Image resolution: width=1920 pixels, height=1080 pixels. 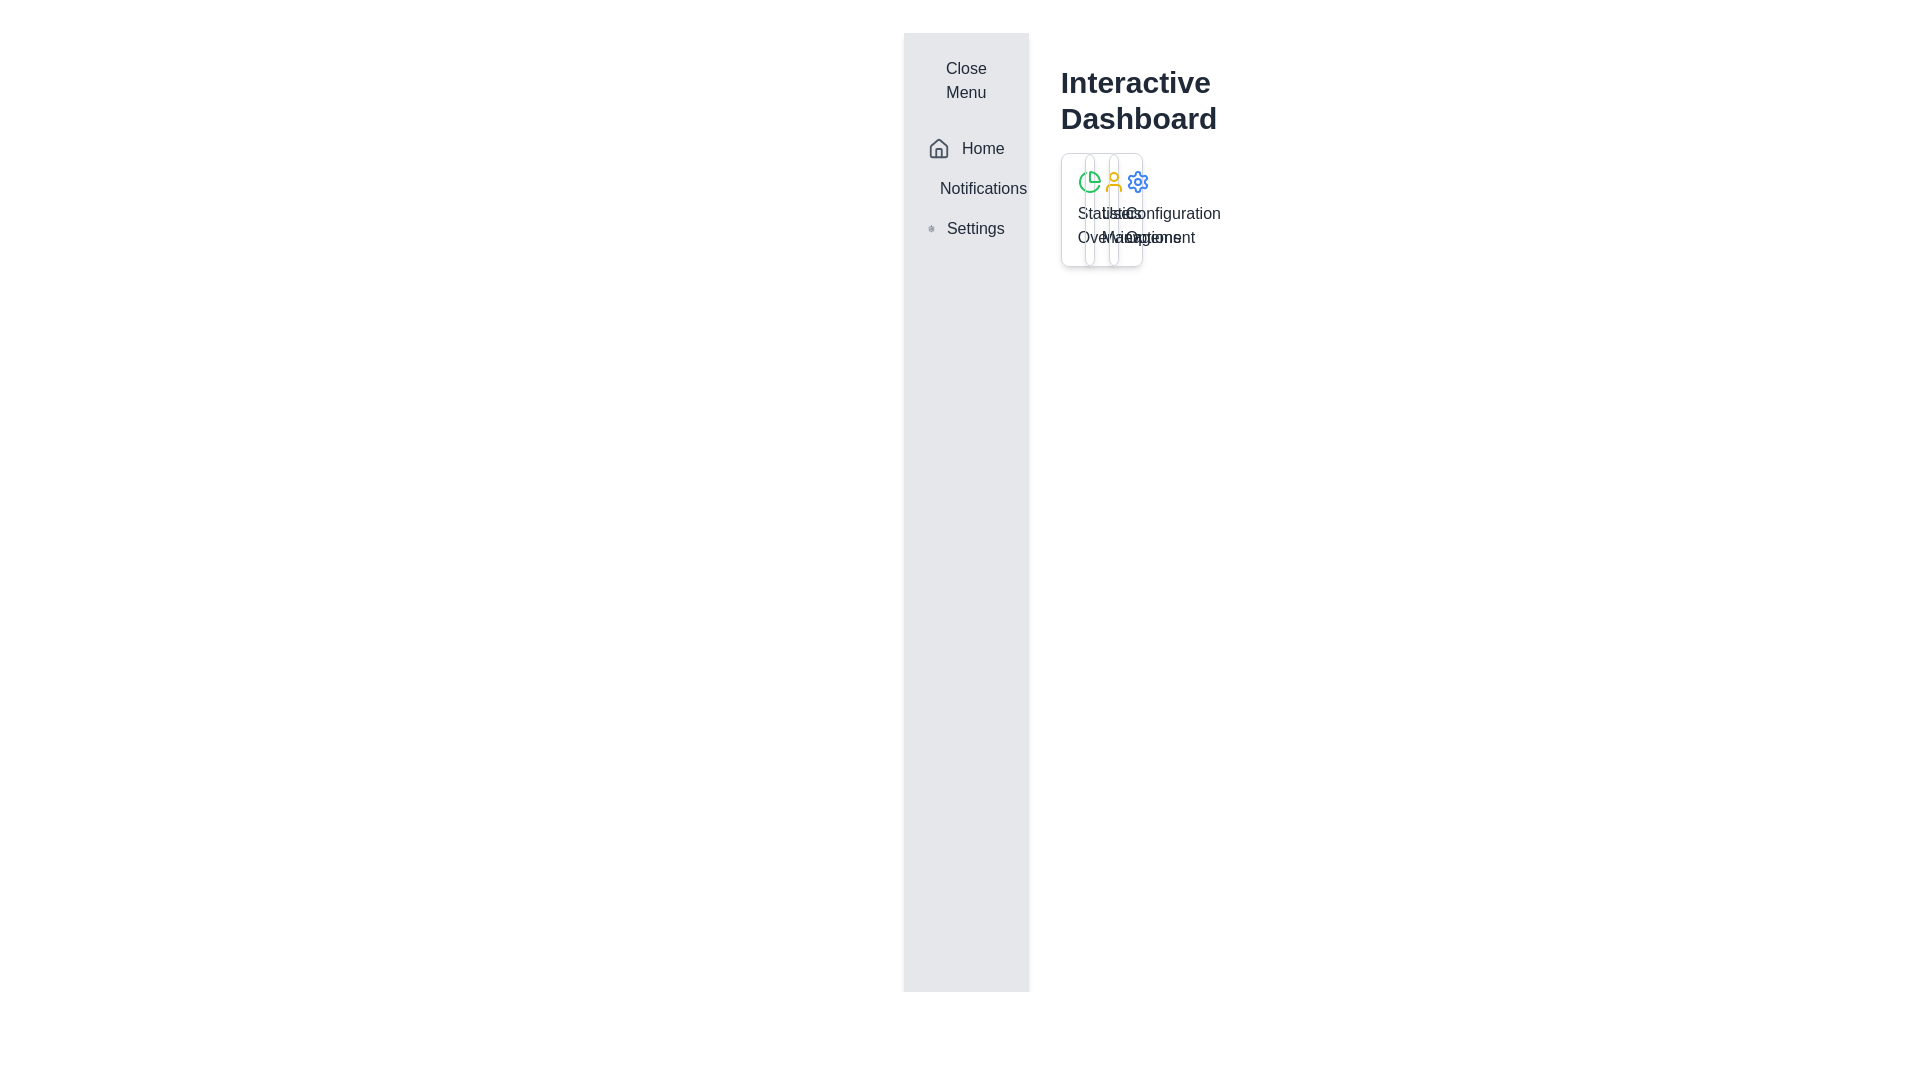 What do you see at coordinates (939, 186) in the screenshot?
I see `the notification icon located on the sidebar, which is the second component between 'Home' and 'Settings'` at bounding box center [939, 186].